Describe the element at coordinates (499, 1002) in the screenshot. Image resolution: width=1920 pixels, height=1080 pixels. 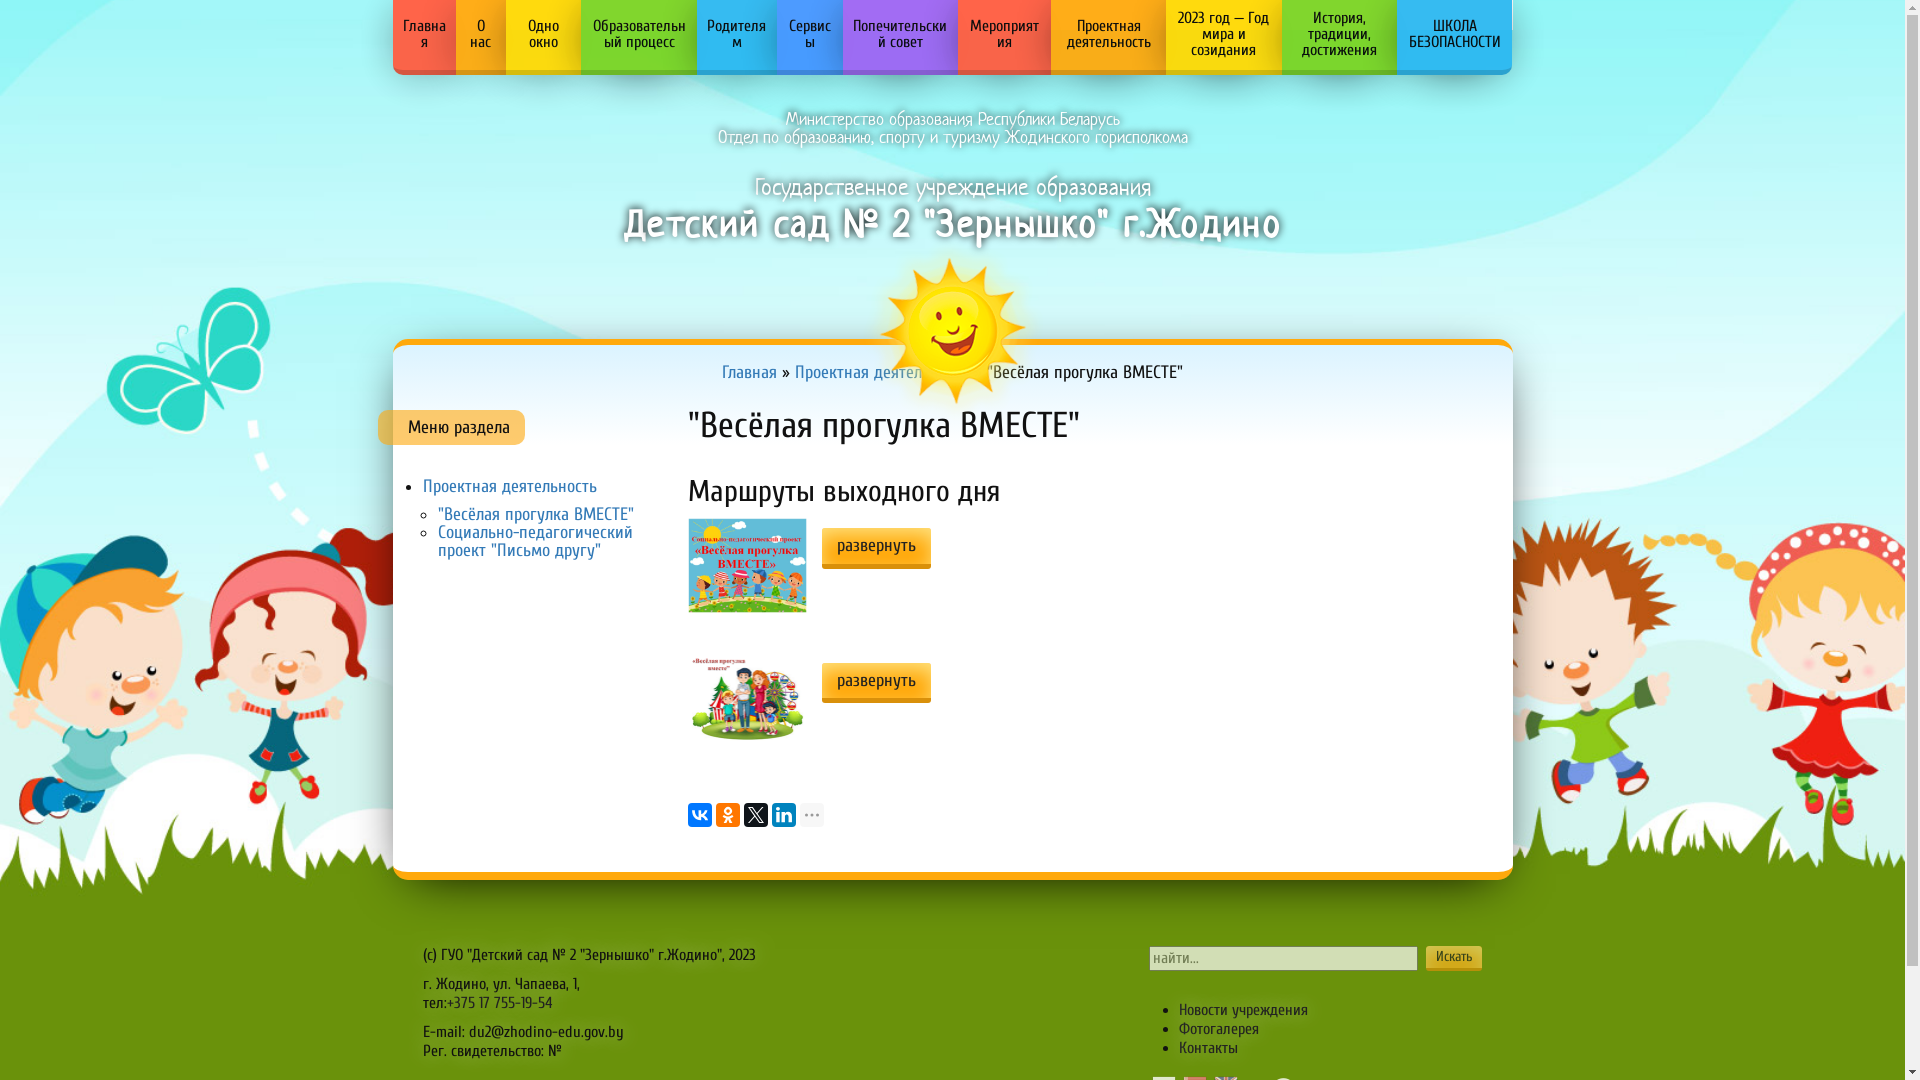
I see `'+375 17 755-19-54'` at that location.